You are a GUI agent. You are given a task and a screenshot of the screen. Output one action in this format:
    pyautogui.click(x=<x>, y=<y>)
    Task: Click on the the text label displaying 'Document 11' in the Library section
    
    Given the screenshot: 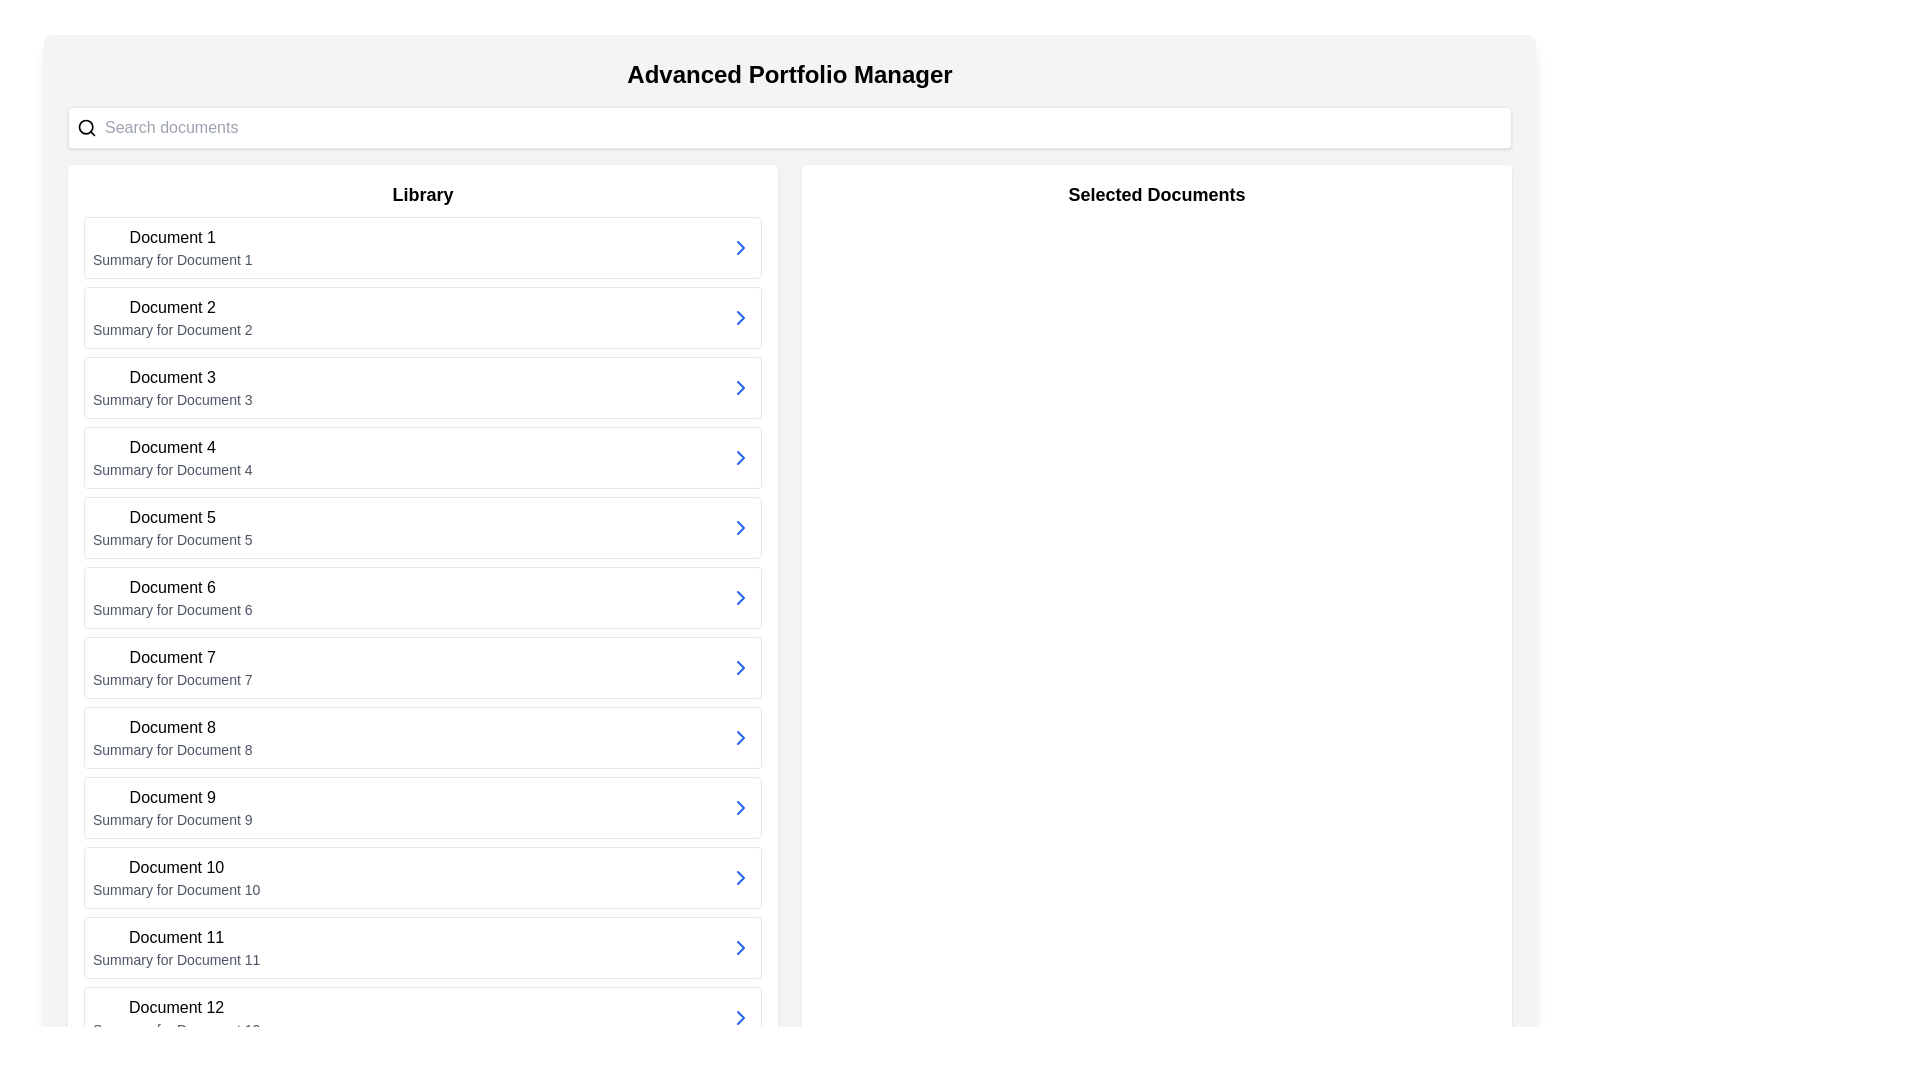 What is the action you would take?
    pyautogui.click(x=176, y=937)
    